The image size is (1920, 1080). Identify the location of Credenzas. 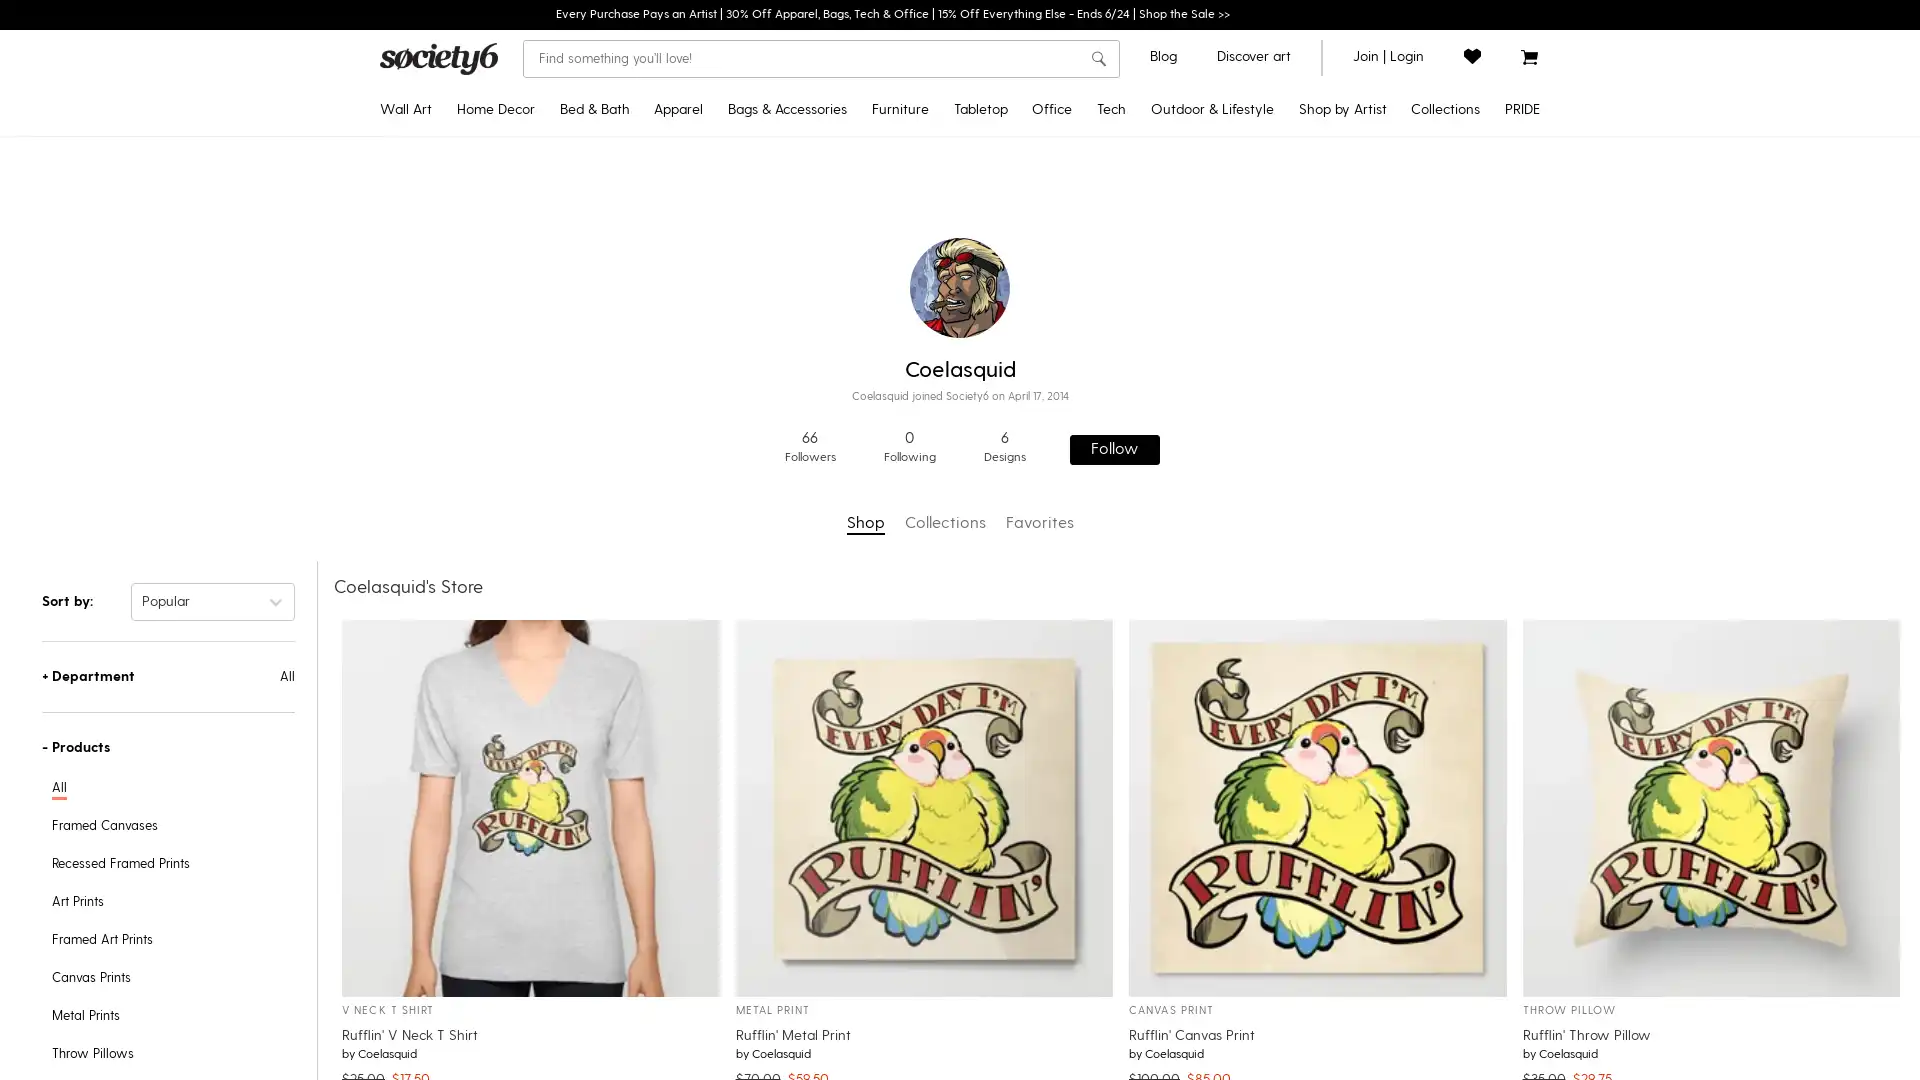
(934, 160).